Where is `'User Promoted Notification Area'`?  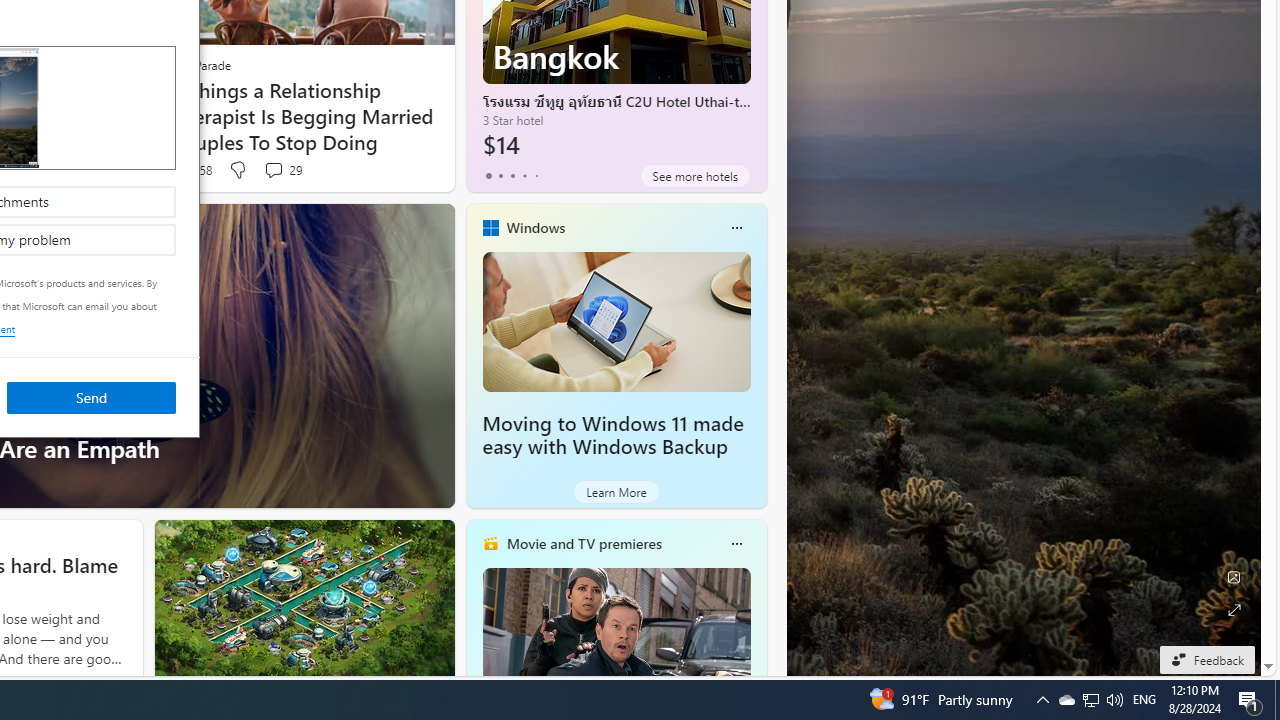 'User Promoted Notification Area' is located at coordinates (1089, 698).